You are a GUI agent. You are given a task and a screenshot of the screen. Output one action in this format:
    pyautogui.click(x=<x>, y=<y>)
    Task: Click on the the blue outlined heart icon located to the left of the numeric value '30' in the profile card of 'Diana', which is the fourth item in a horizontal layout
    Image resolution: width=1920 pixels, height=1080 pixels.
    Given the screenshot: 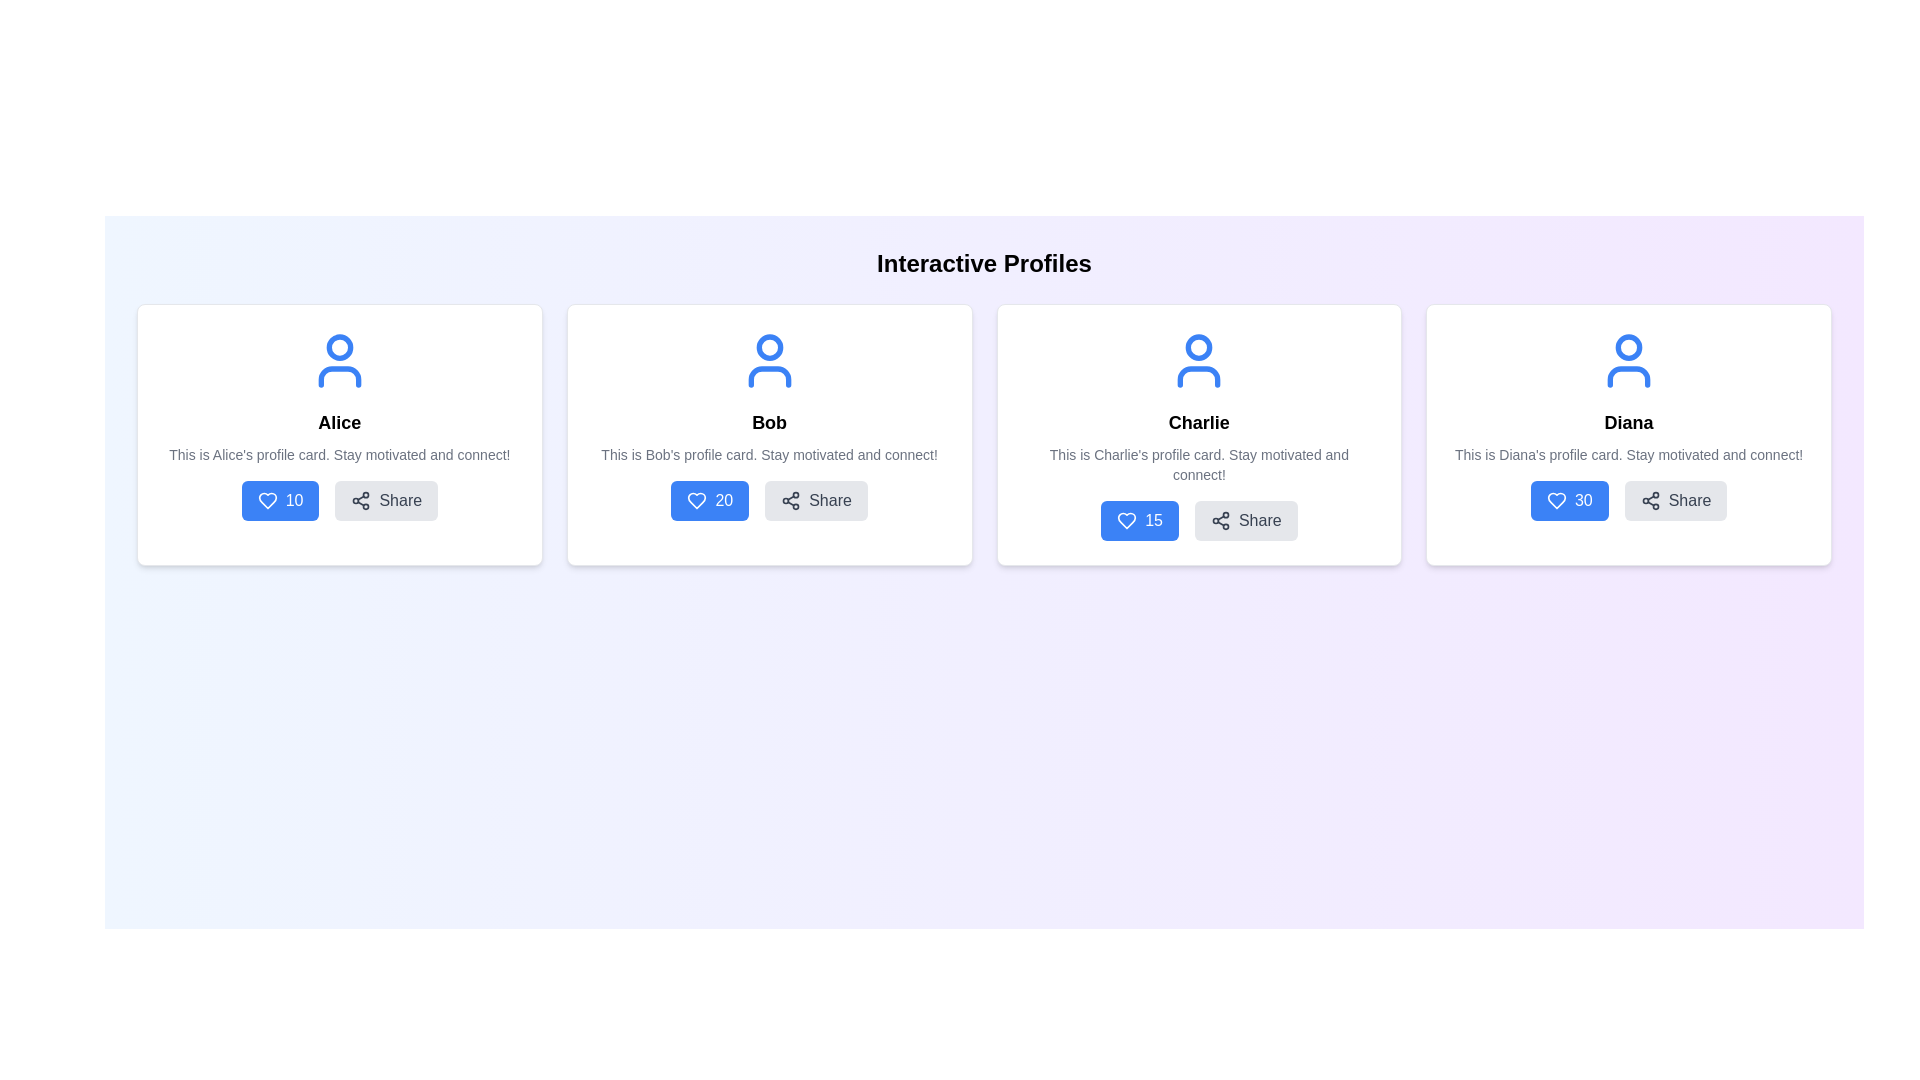 What is the action you would take?
    pyautogui.click(x=1555, y=500)
    